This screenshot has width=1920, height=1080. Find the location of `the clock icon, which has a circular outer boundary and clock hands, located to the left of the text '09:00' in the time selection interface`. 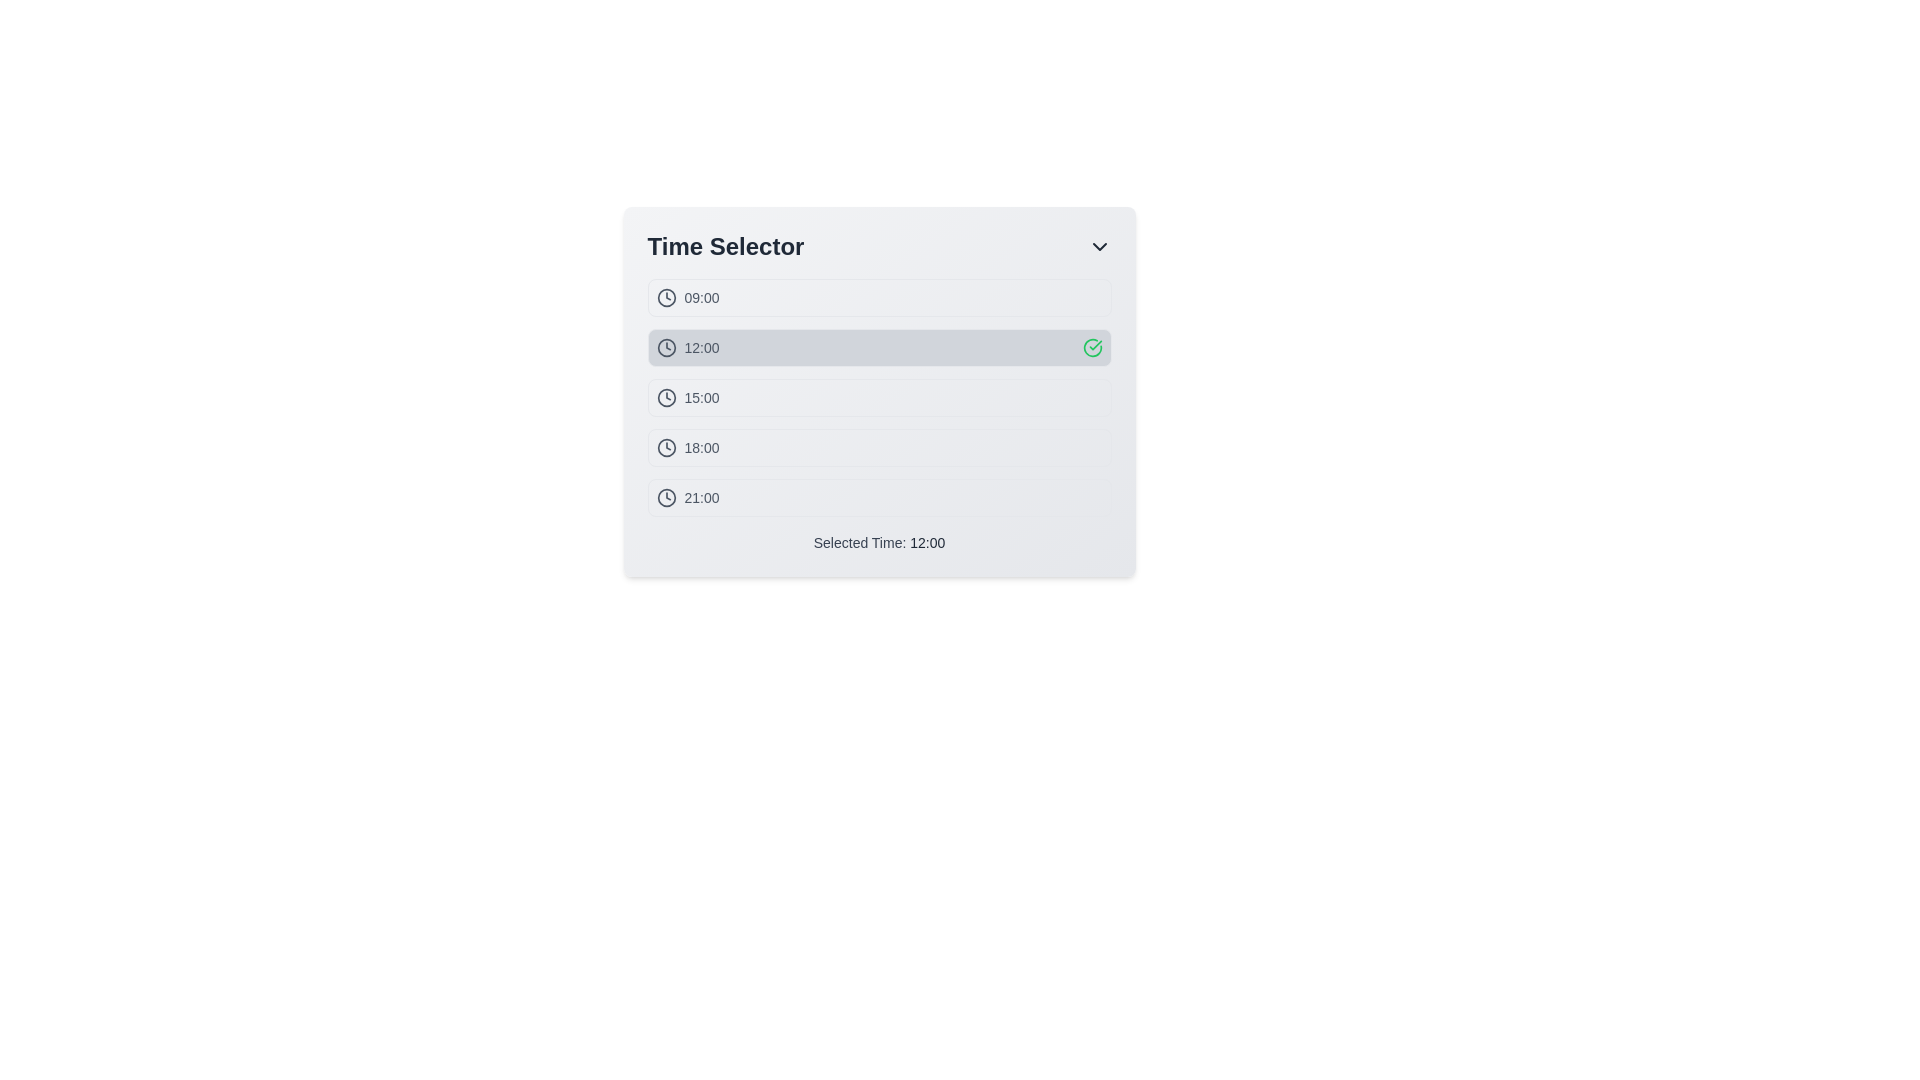

the clock icon, which has a circular outer boundary and clock hands, located to the left of the text '09:00' in the time selection interface is located at coordinates (666, 297).